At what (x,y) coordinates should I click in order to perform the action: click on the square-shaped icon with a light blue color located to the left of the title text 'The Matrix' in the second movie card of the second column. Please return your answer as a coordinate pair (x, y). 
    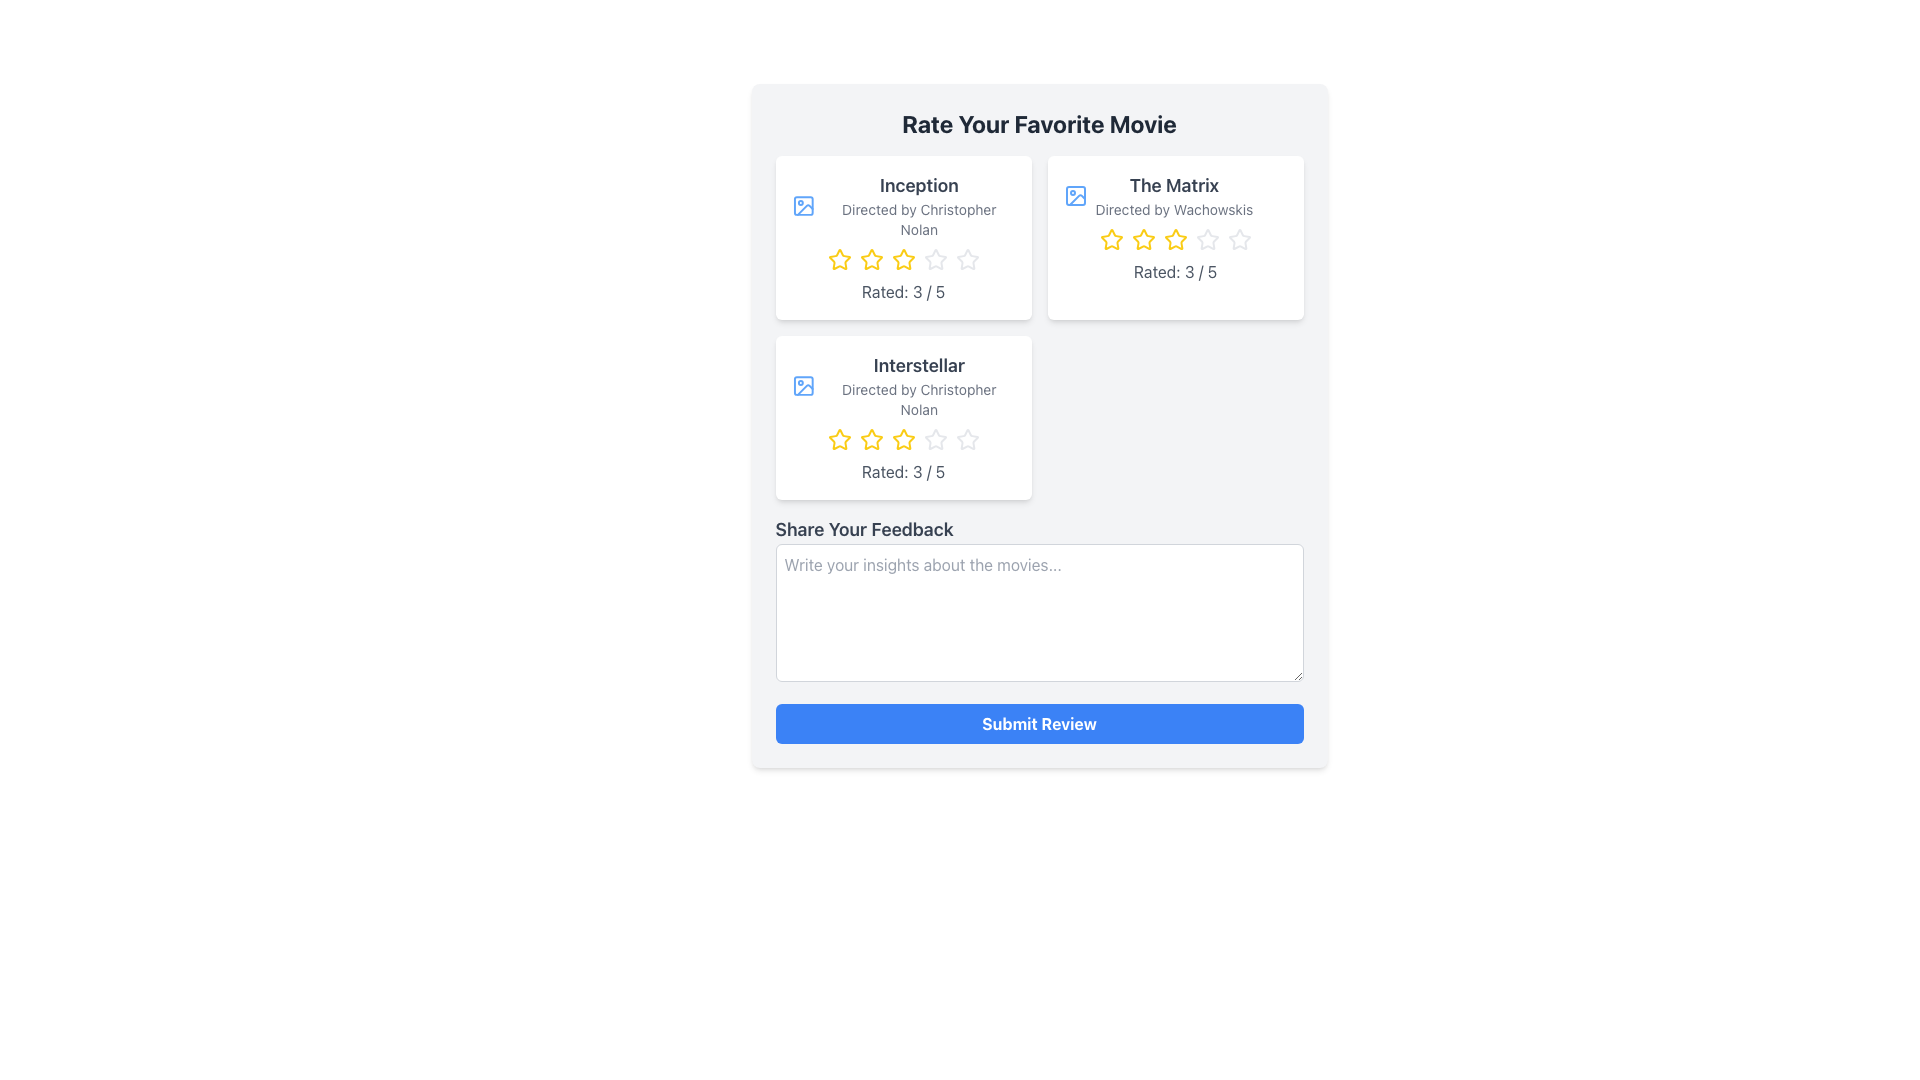
    Looking at the image, I should click on (1074, 196).